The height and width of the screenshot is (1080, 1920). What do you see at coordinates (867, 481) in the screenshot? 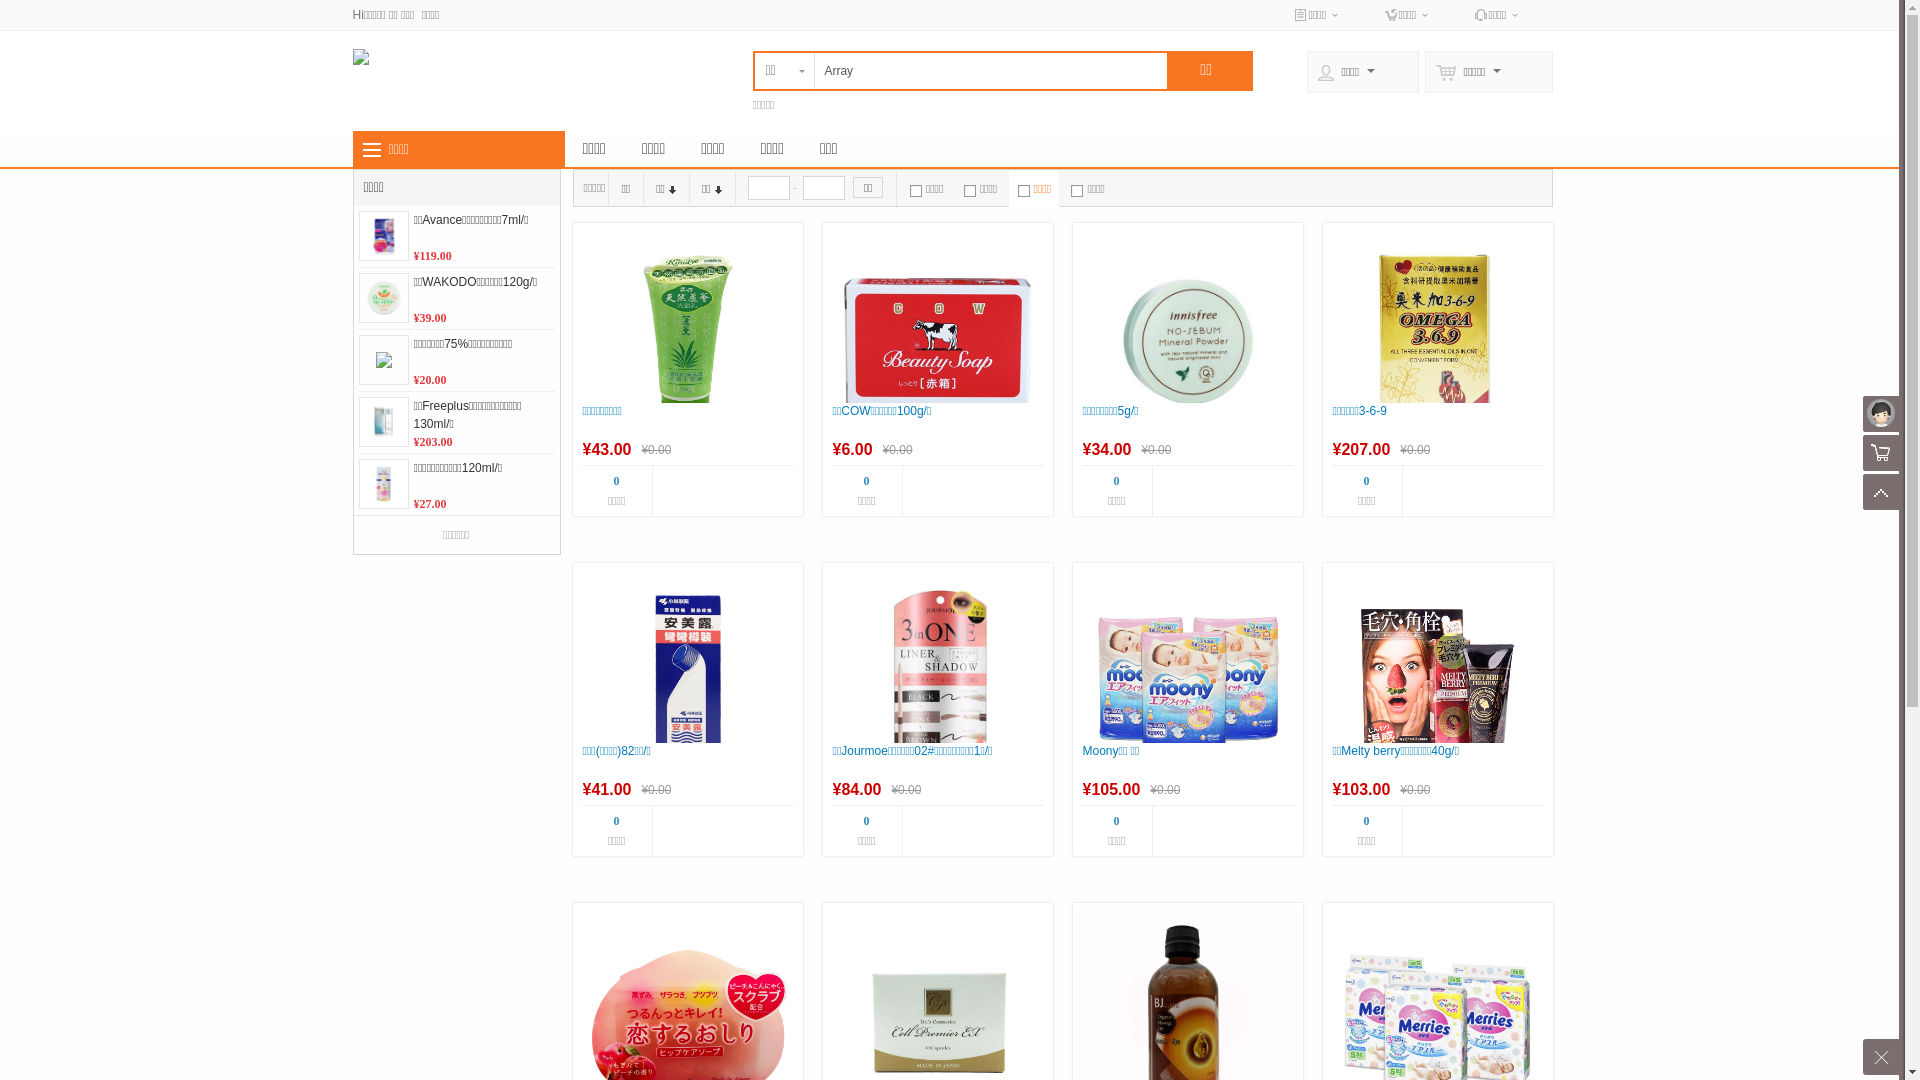
I see `'0'` at bounding box center [867, 481].